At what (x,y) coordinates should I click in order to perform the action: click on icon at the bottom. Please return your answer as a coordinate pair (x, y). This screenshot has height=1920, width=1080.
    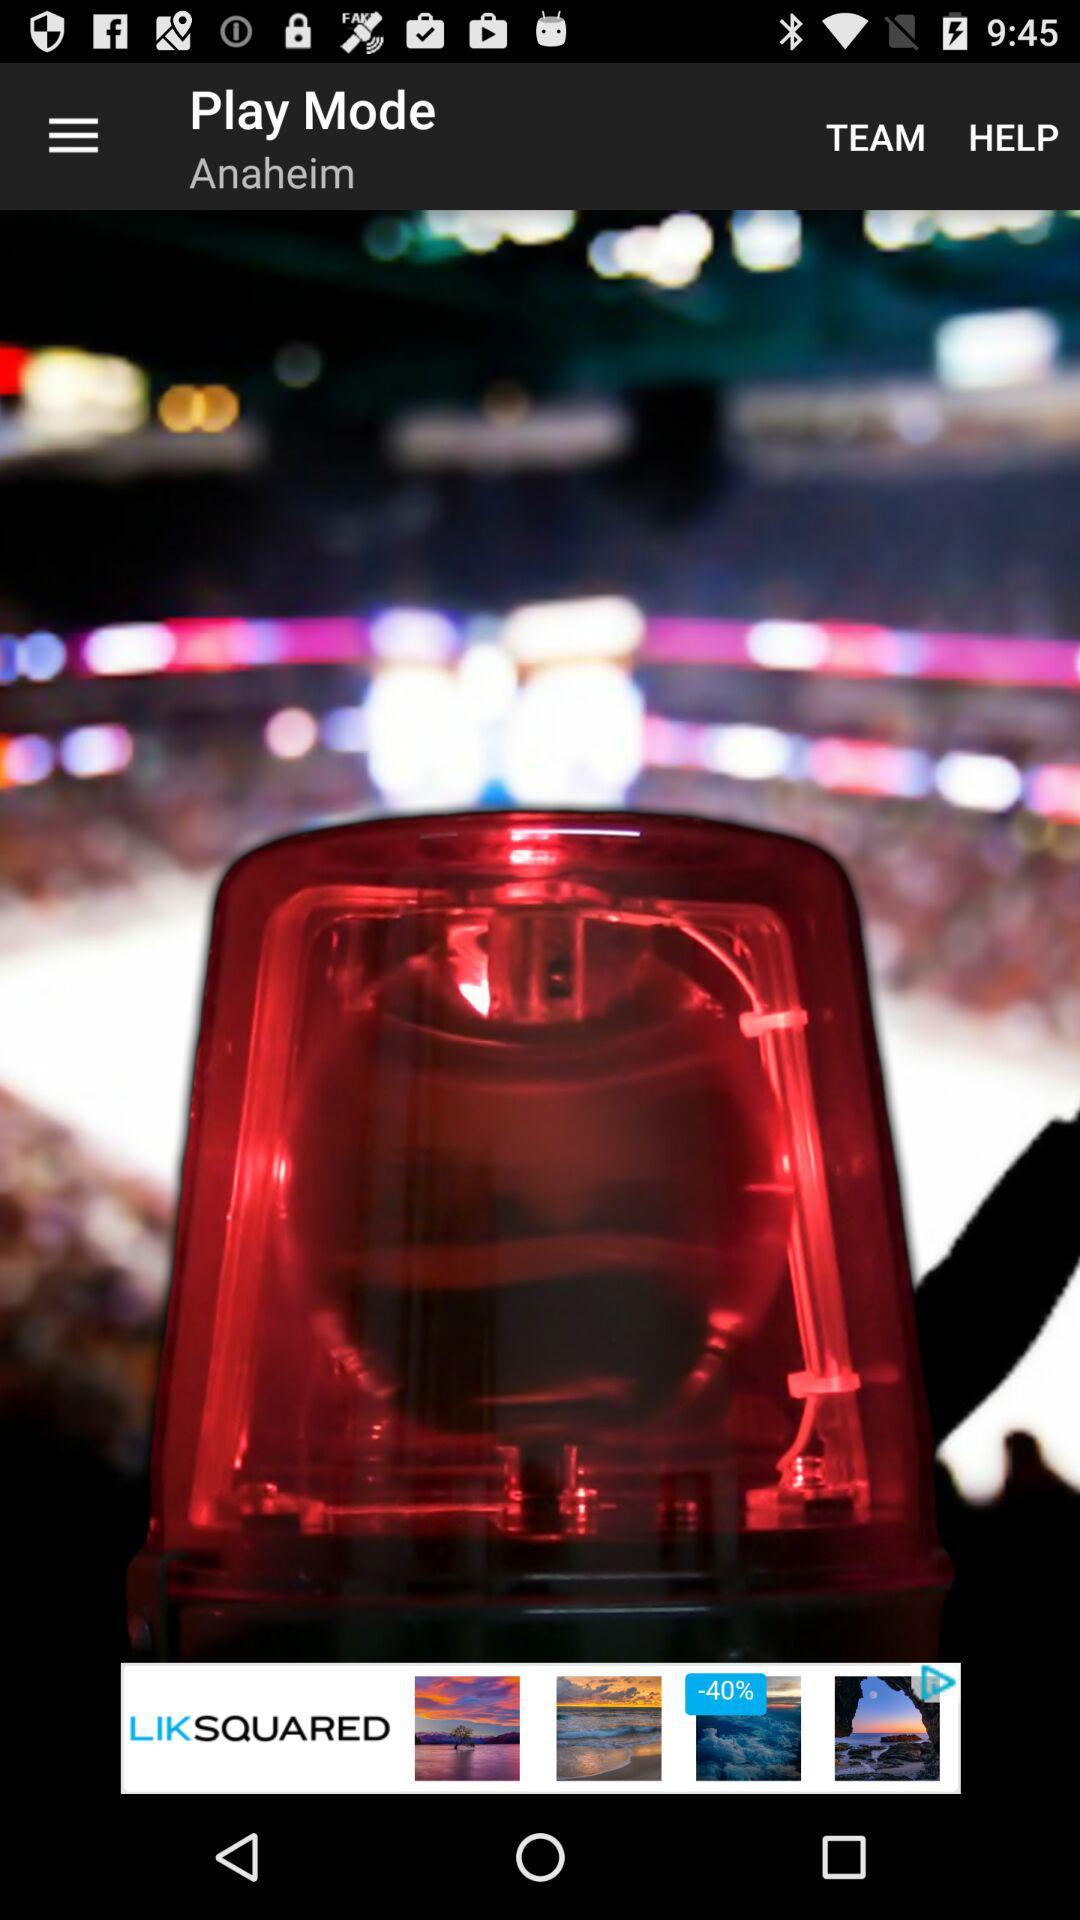
    Looking at the image, I should click on (540, 1727).